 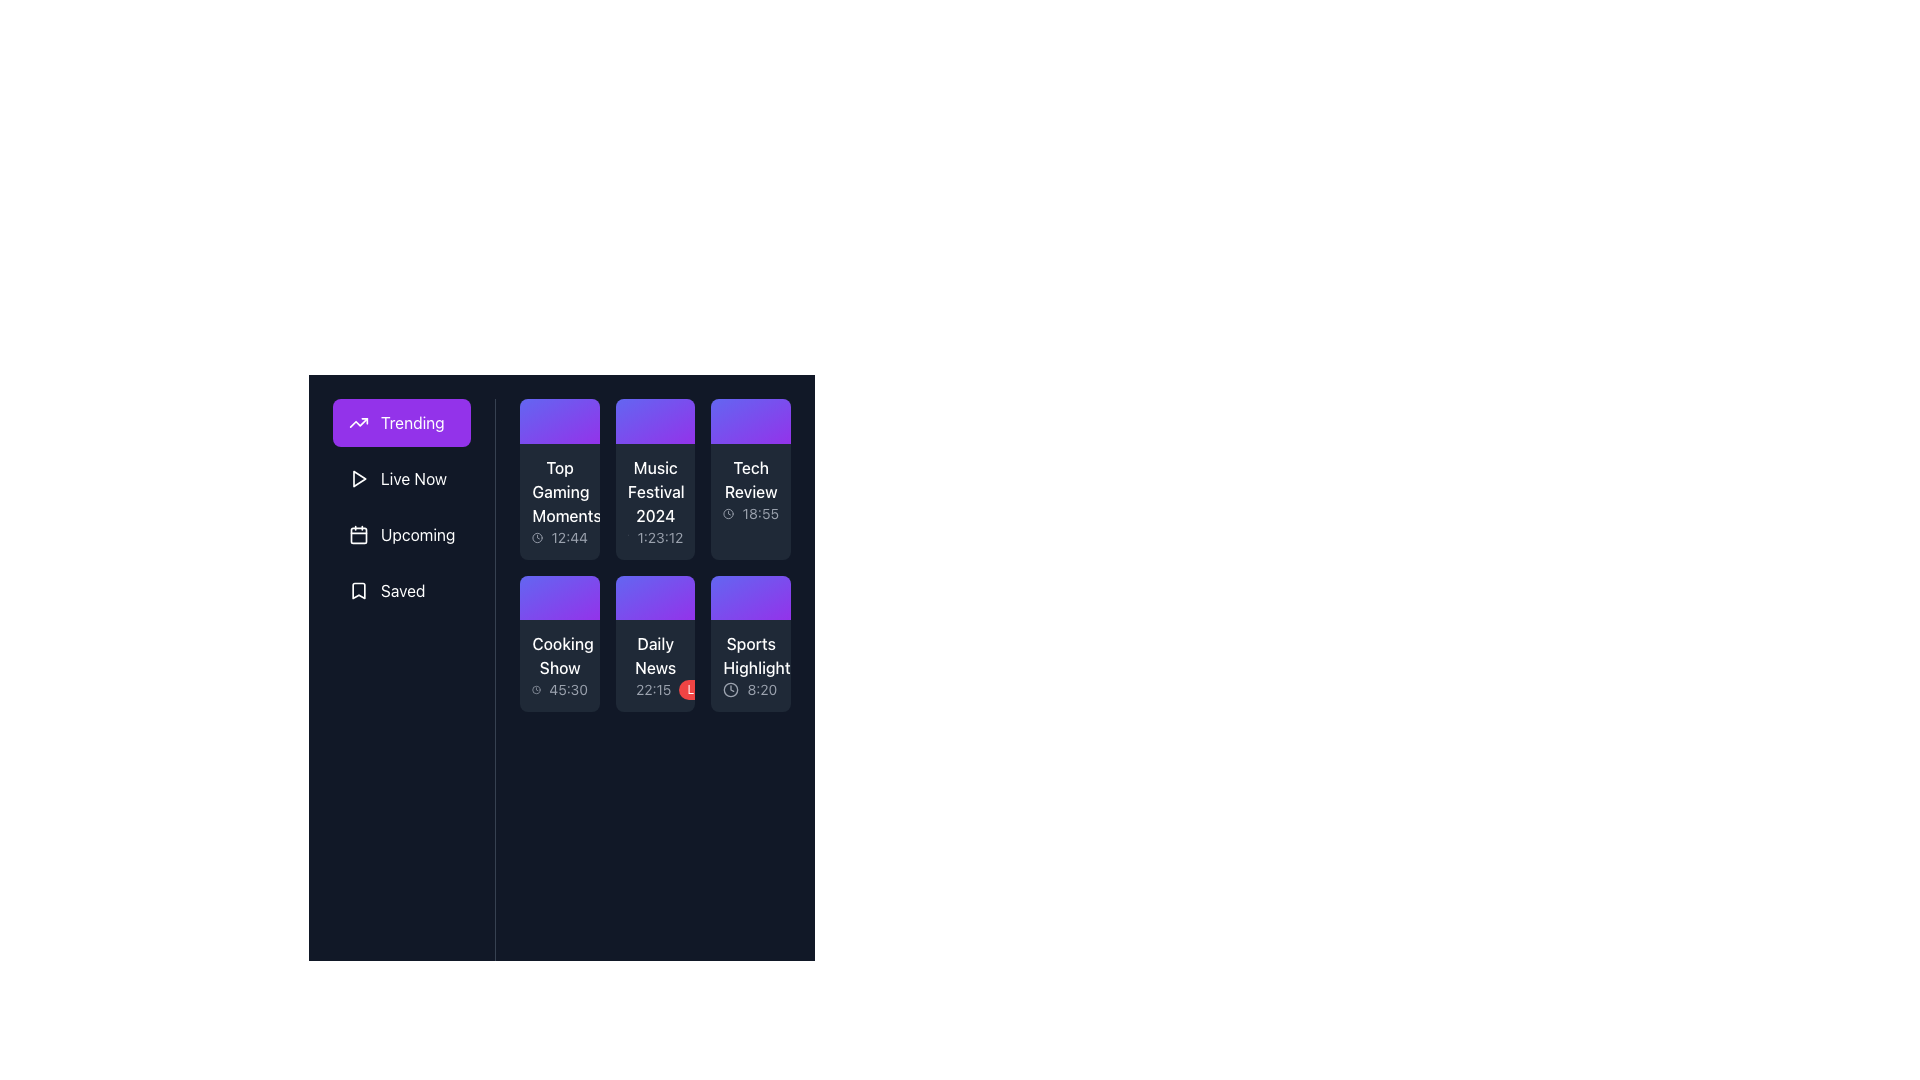 What do you see at coordinates (560, 479) in the screenshot?
I see `the 'Top Gaming Moments' Media card for navigation purposes` at bounding box center [560, 479].